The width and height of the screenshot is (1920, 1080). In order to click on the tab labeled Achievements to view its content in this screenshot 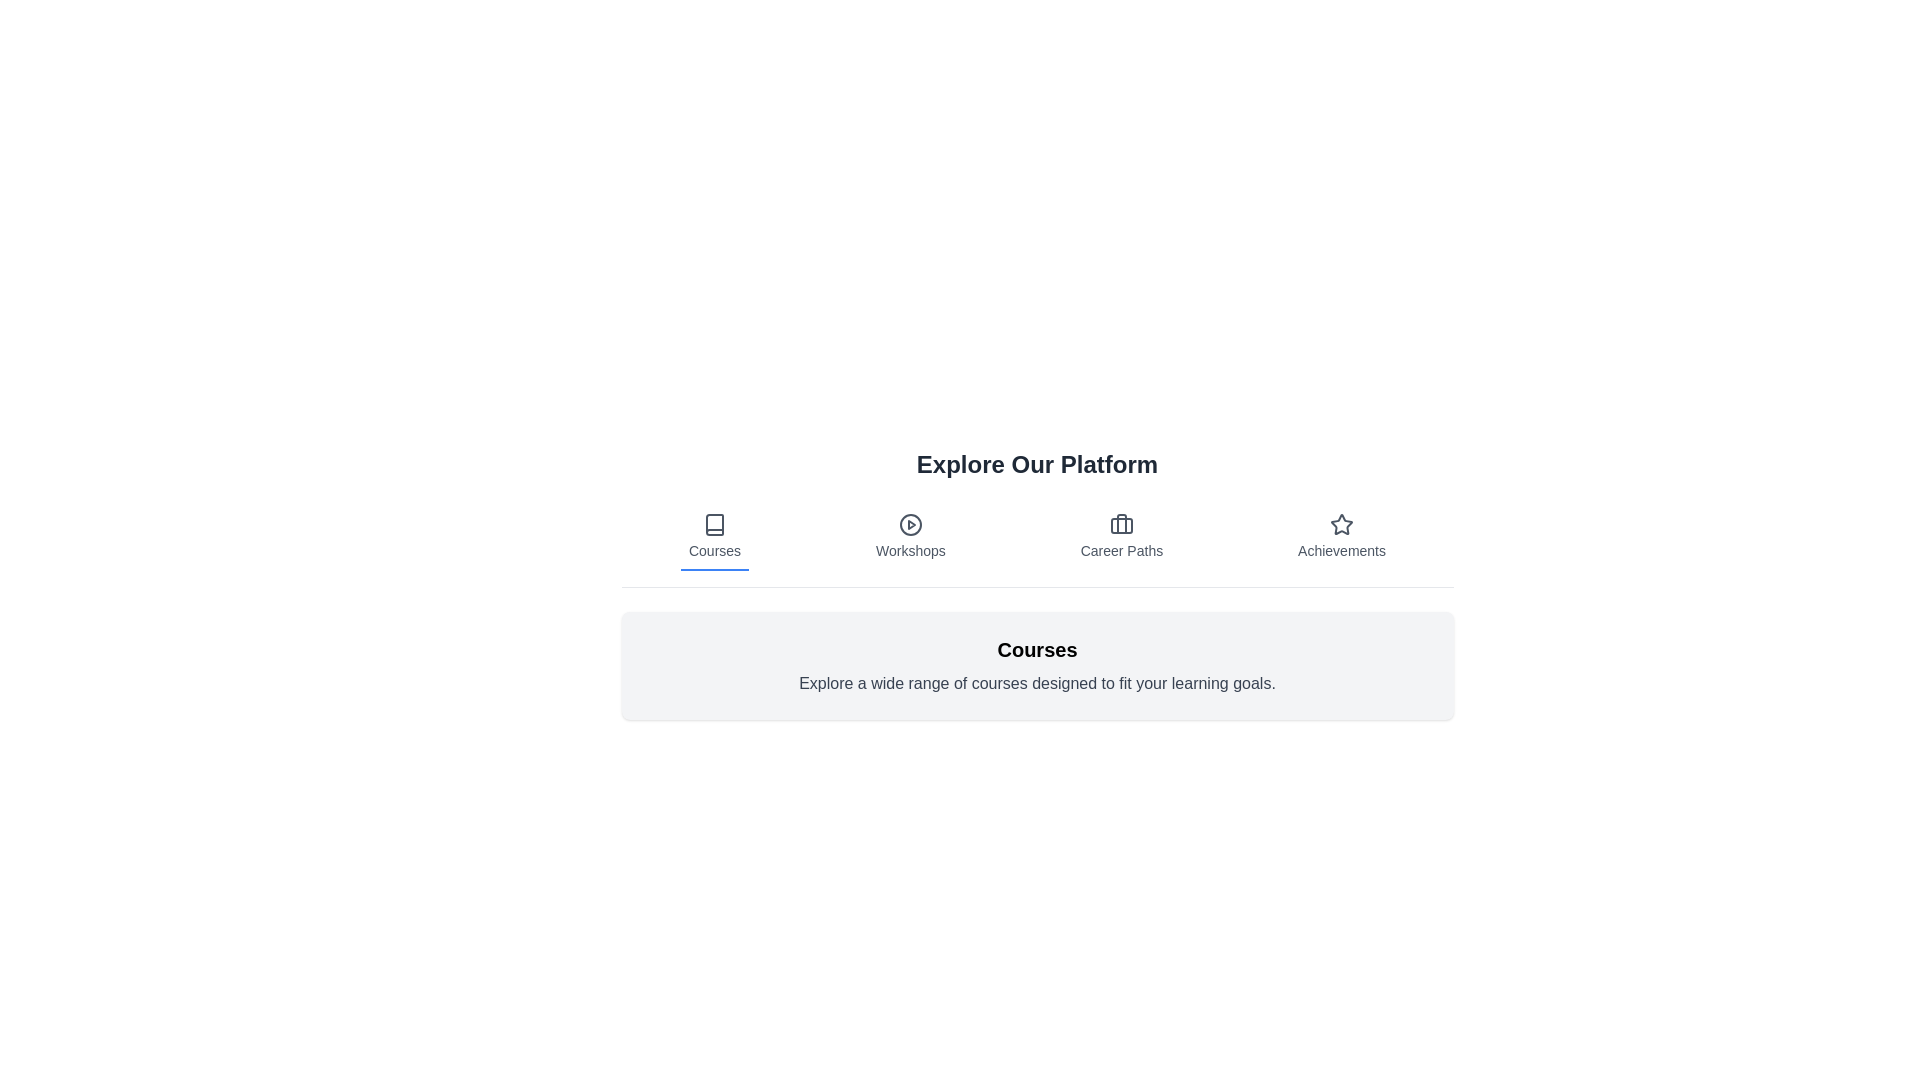, I will do `click(1342, 536)`.